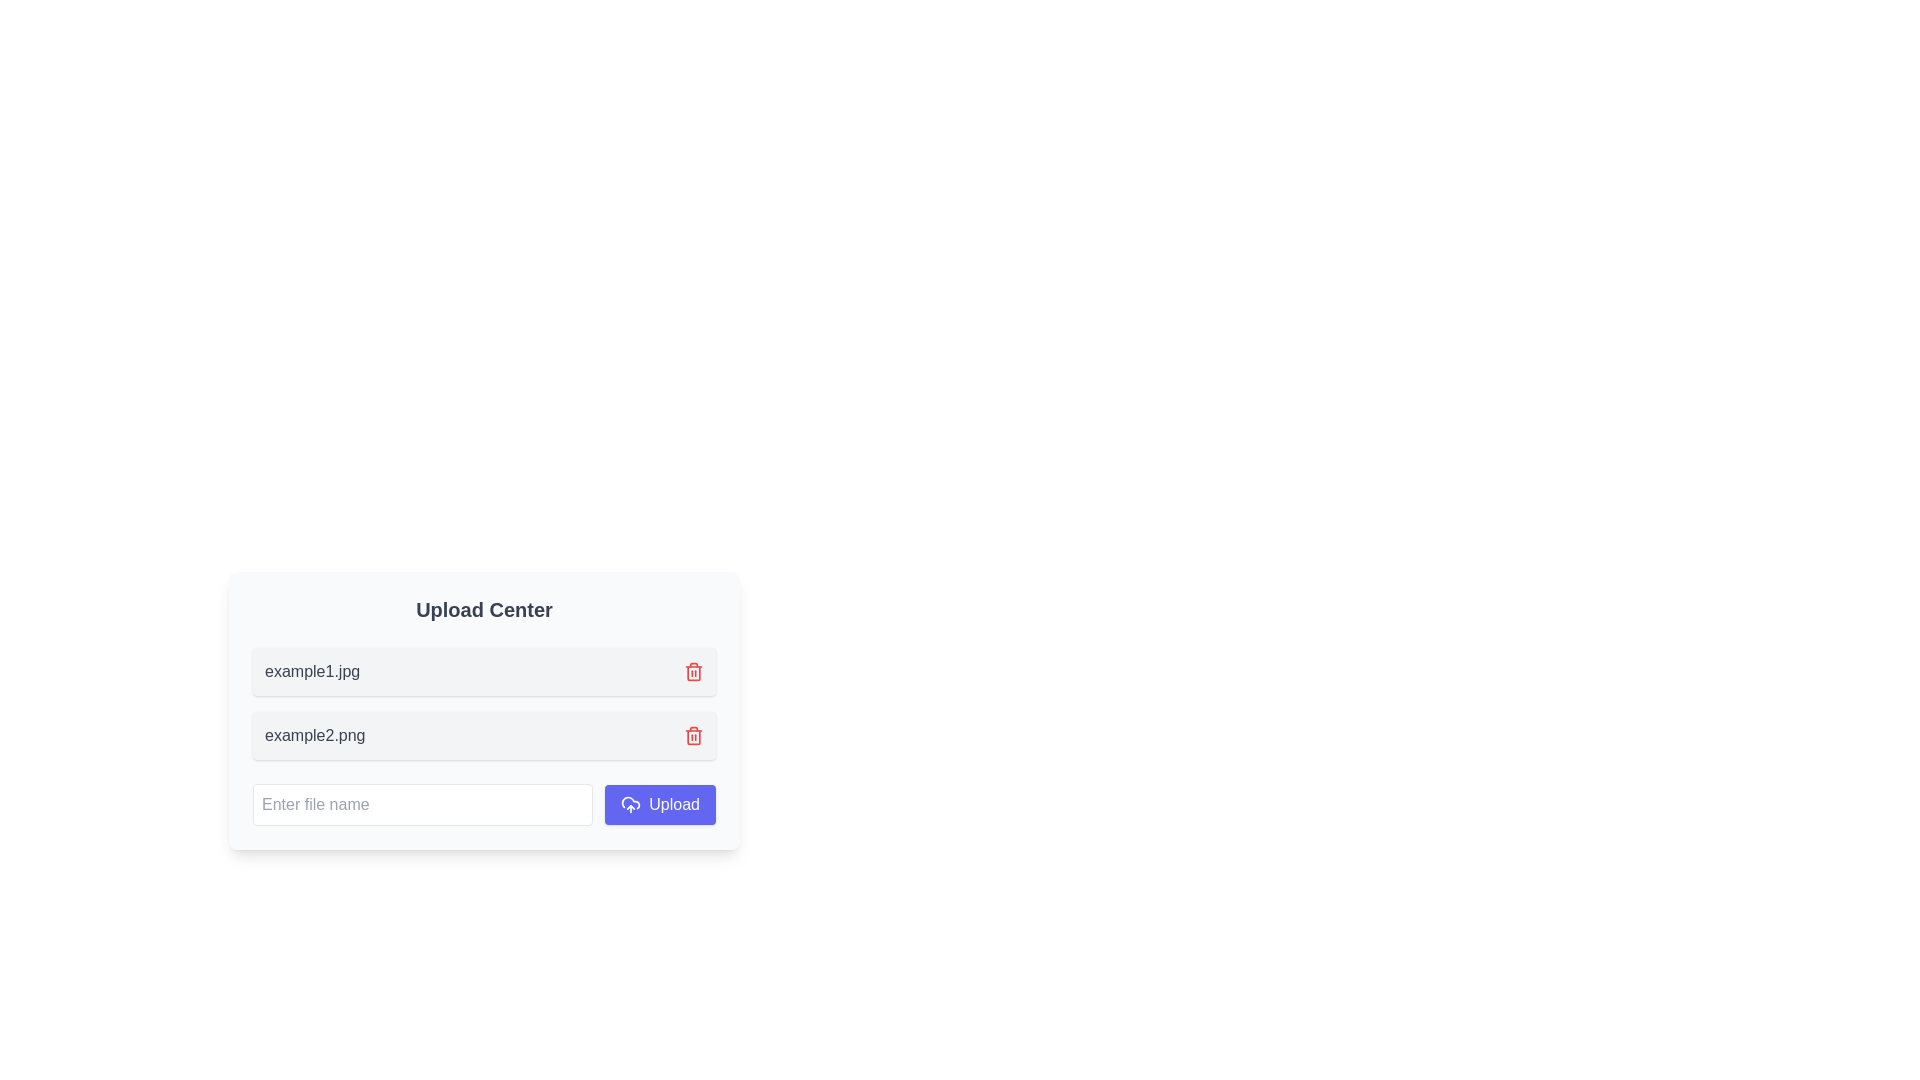  Describe the element at coordinates (694, 736) in the screenshot. I see `the red trash bin icon button located to the far right of the row for the file named 'example2.png', which changes color when hovered over` at that location.